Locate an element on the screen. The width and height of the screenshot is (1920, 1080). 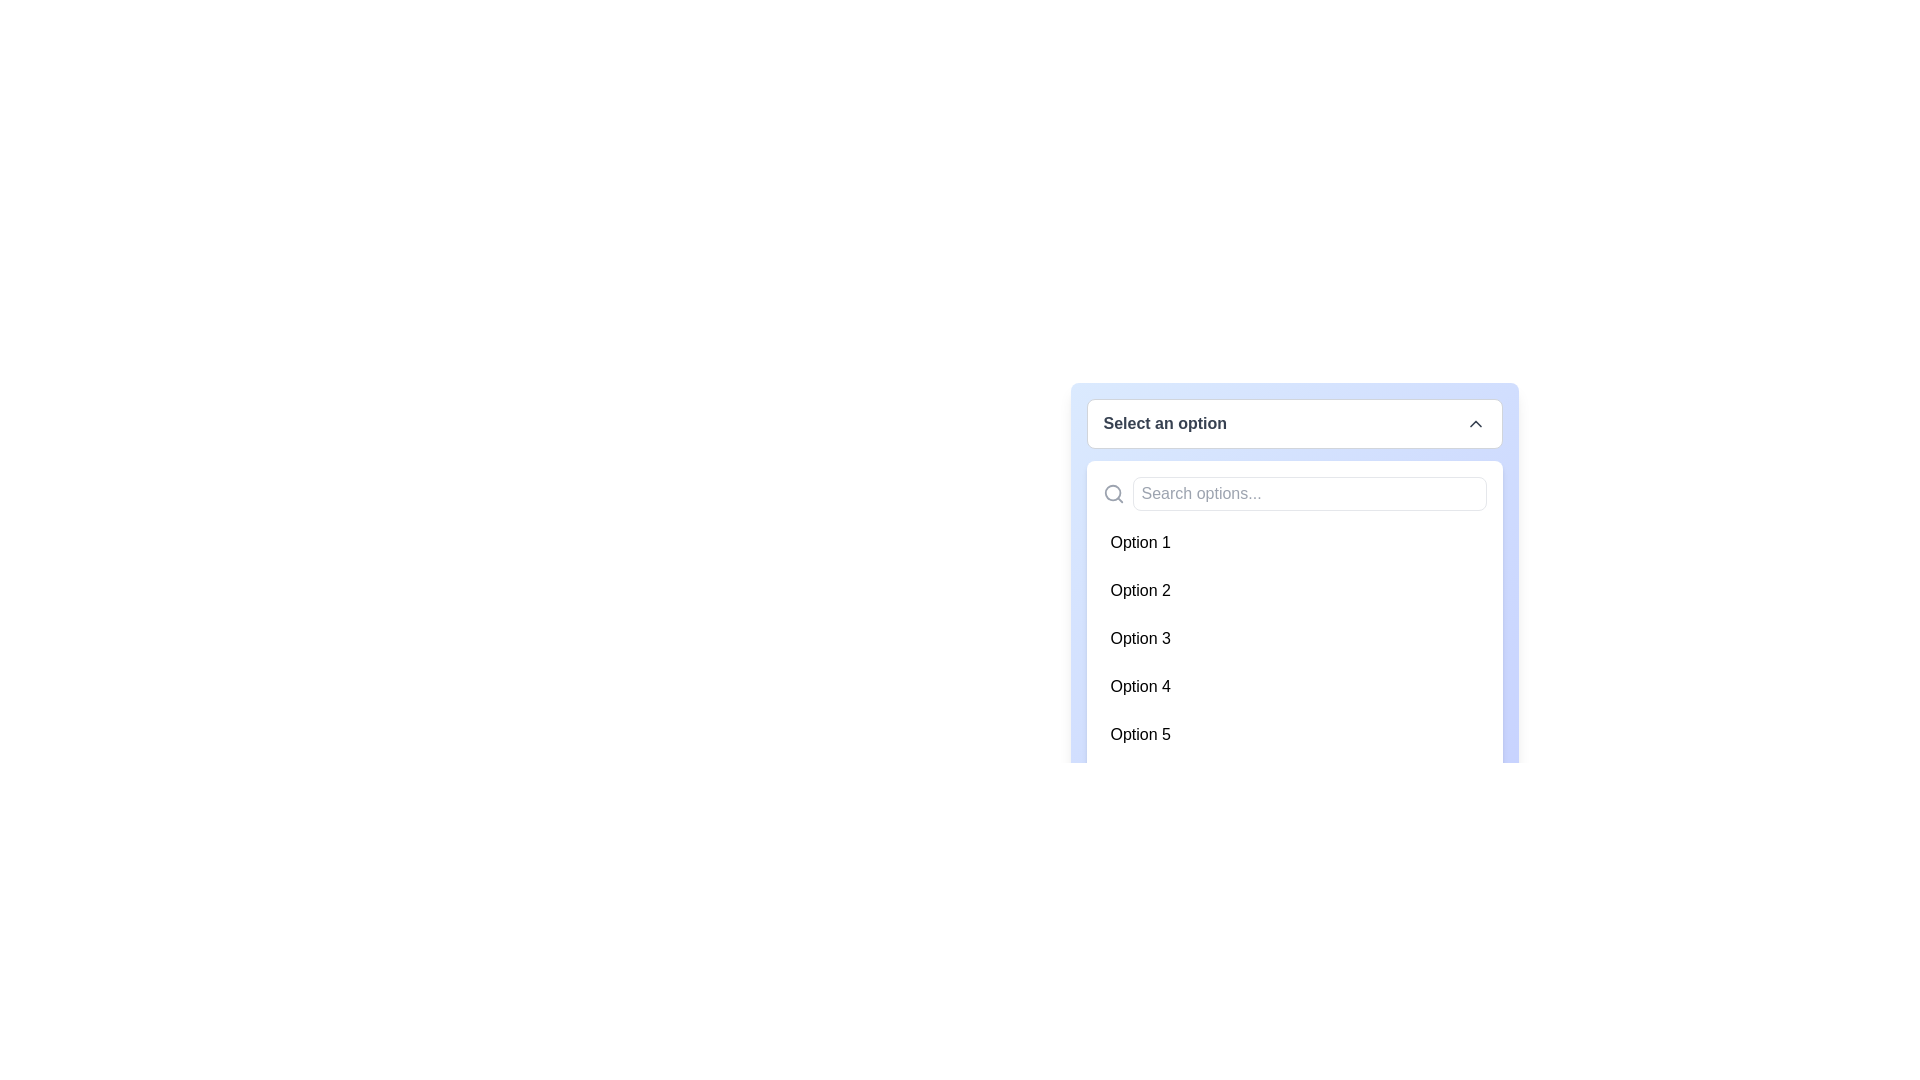
the 'Option 4' Text item in the dropdown menu is located at coordinates (1140, 685).